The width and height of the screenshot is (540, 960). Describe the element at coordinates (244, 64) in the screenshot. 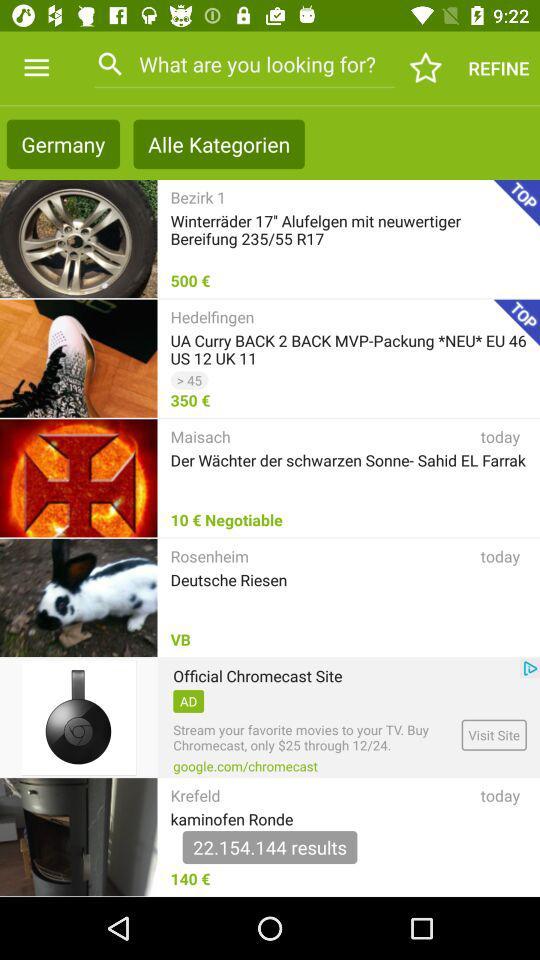

I see `what are you icon` at that location.